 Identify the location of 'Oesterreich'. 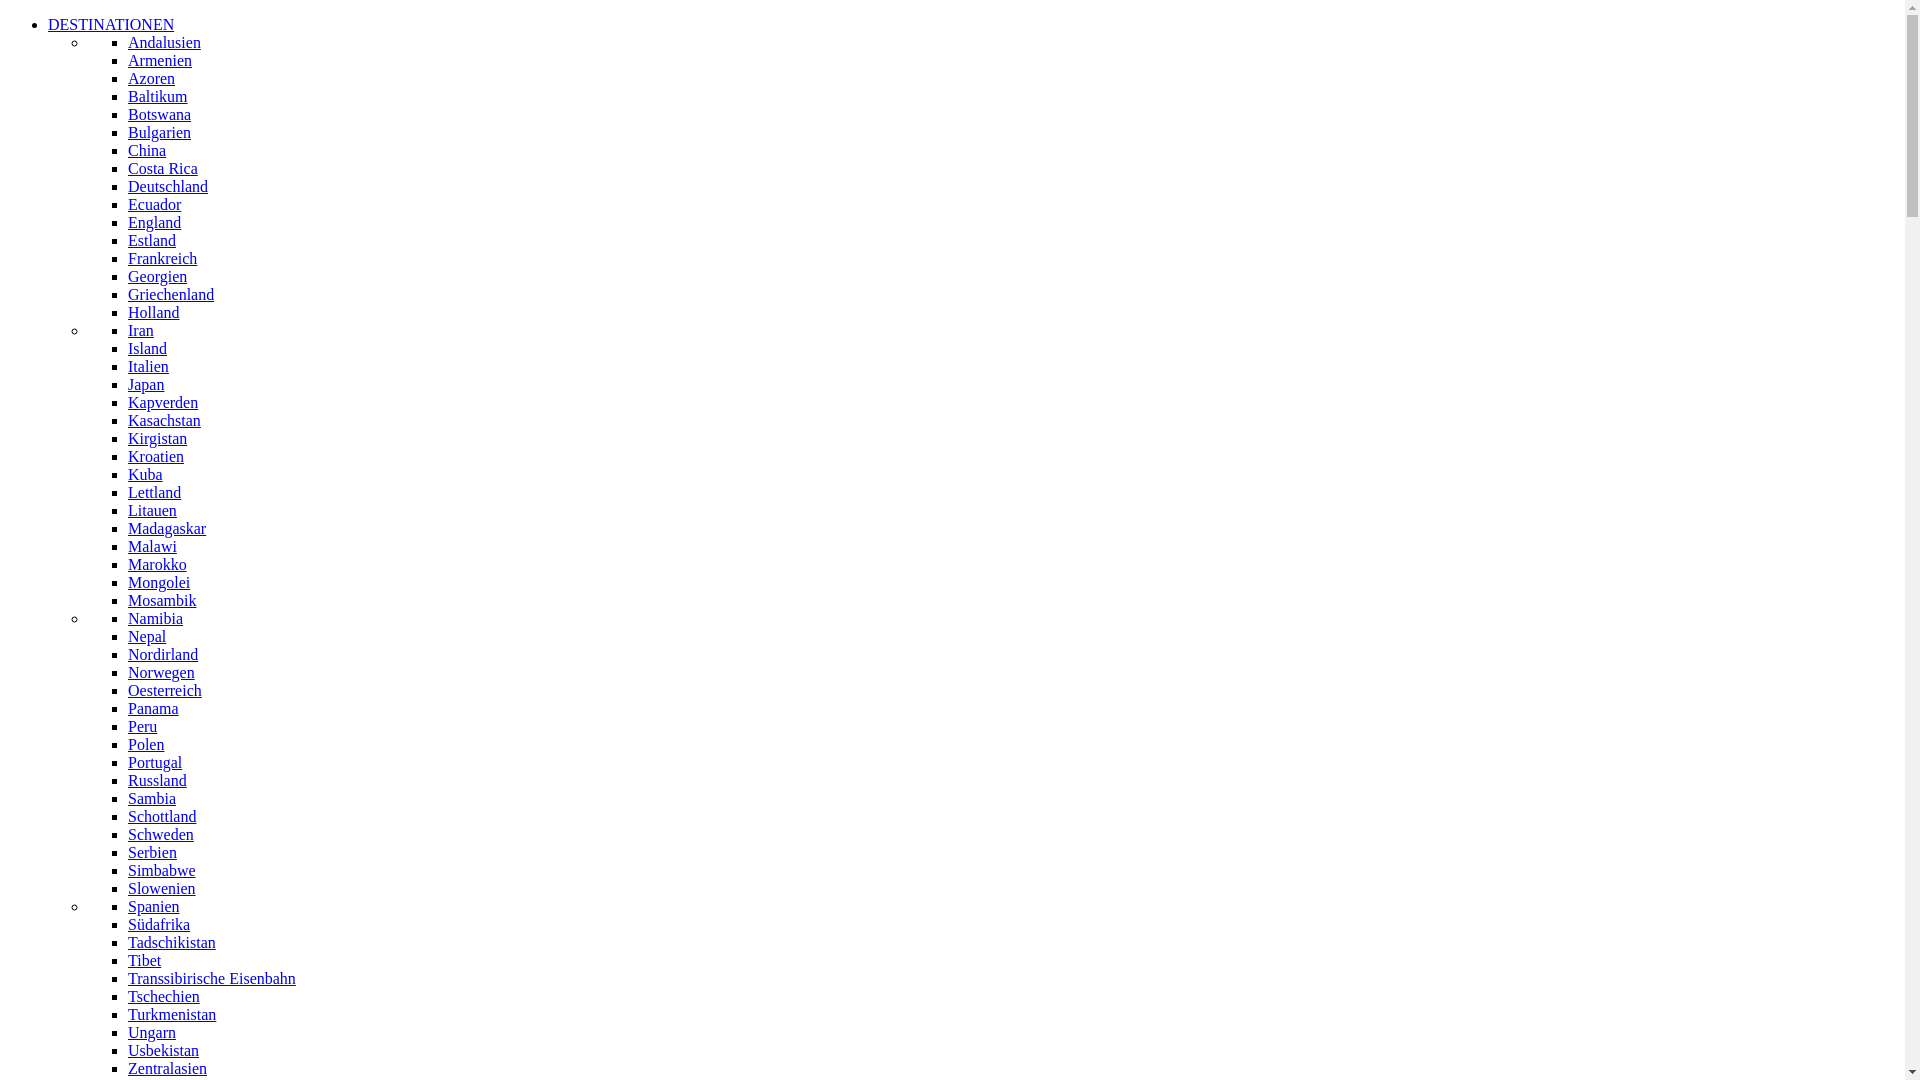
(164, 689).